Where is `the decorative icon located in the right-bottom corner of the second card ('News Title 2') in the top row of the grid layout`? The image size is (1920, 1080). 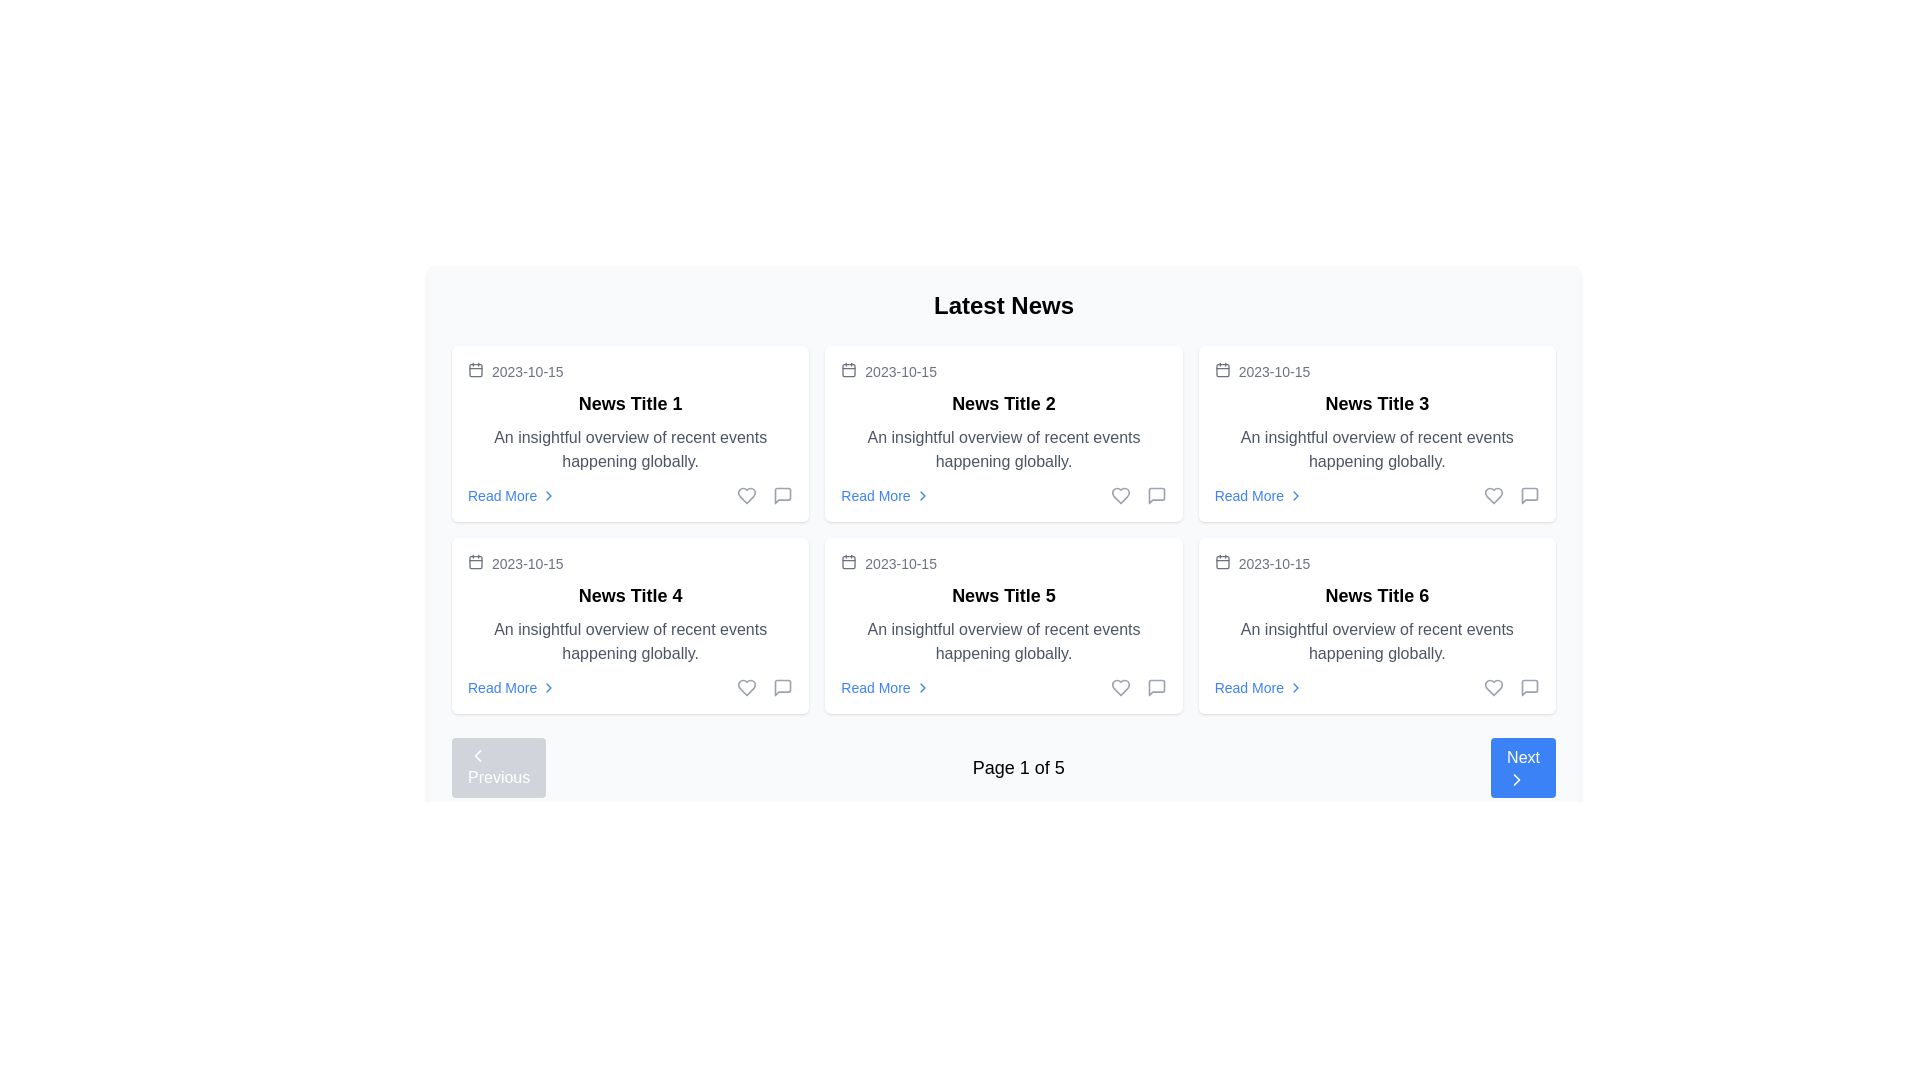 the decorative icon located in the right-bottom corner of the second card ('News Title 2') in the top row of the grid layout is located at coordinates (1120, 495).